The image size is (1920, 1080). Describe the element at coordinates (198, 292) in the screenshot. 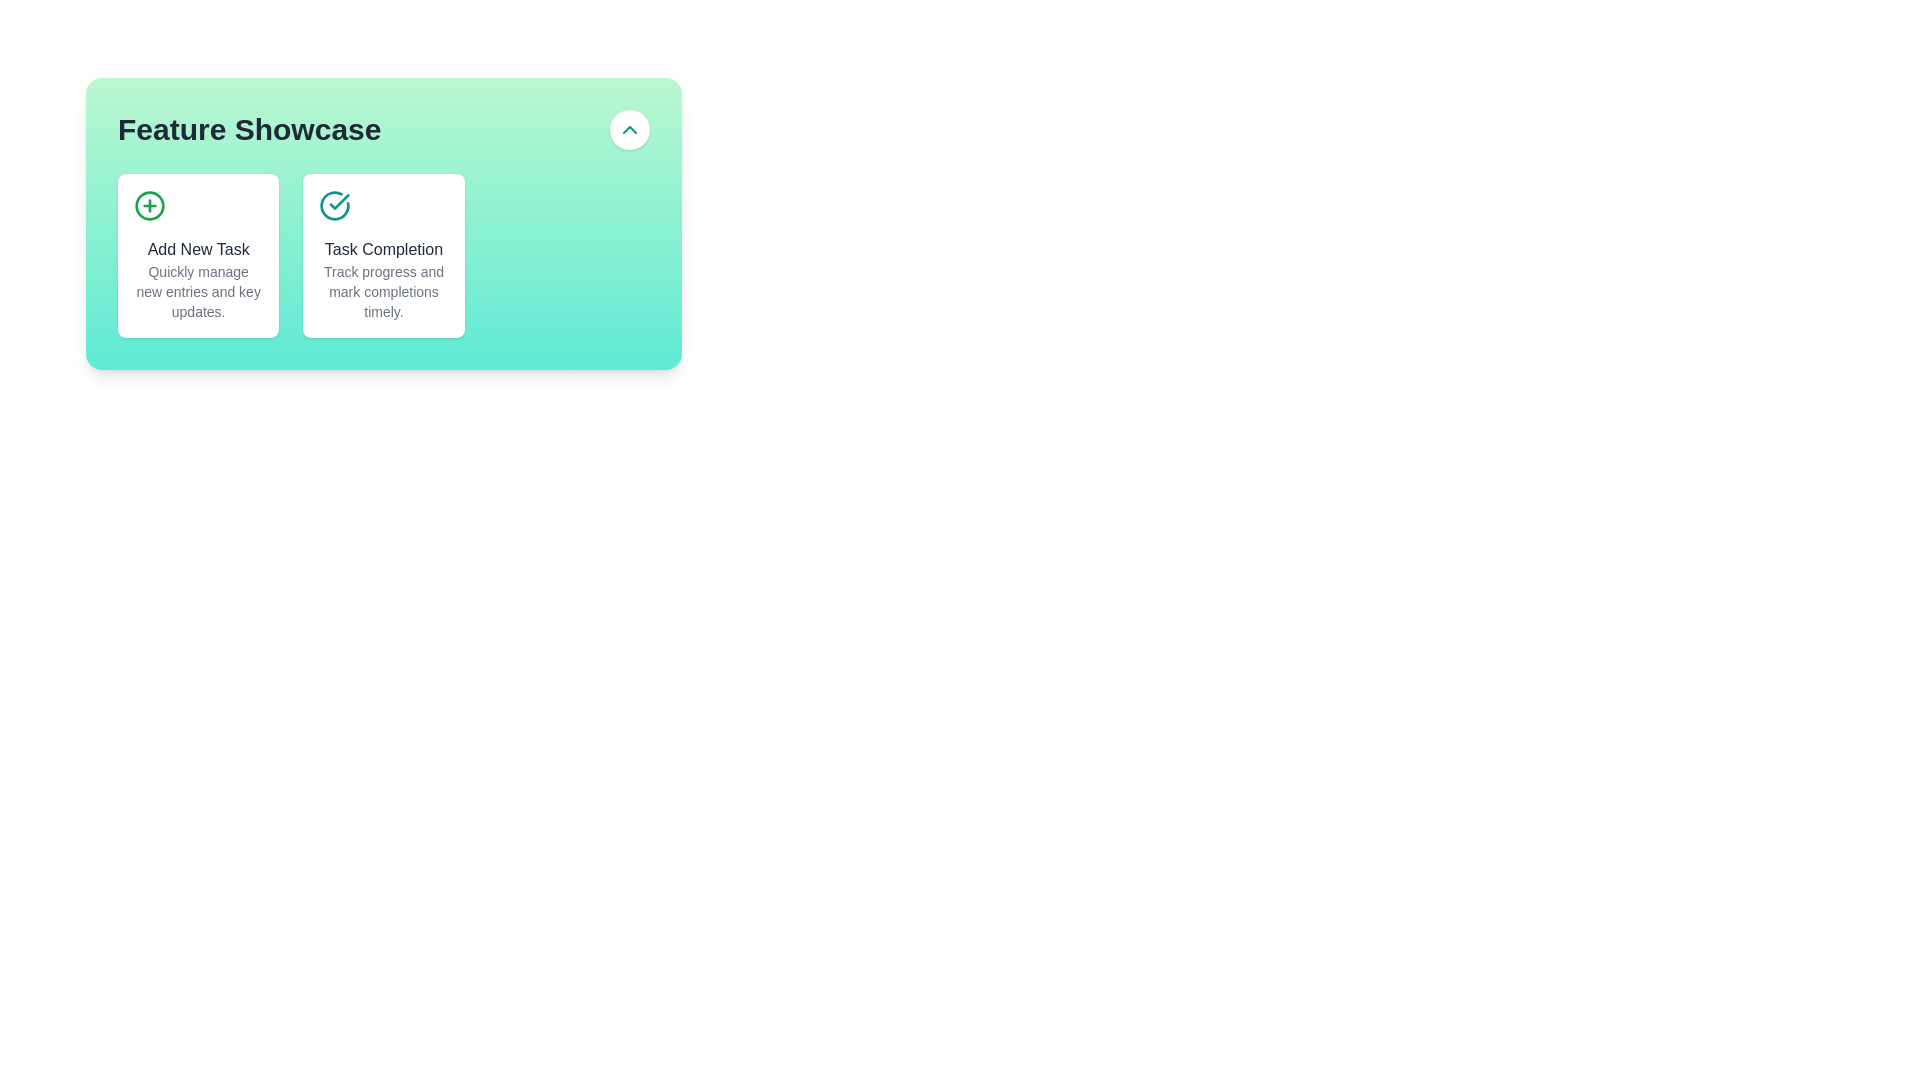

I see `the descriptive text label that reads 'Quickly manage new entries and key updates.' located under the title 'Add New Task.'` at that location.